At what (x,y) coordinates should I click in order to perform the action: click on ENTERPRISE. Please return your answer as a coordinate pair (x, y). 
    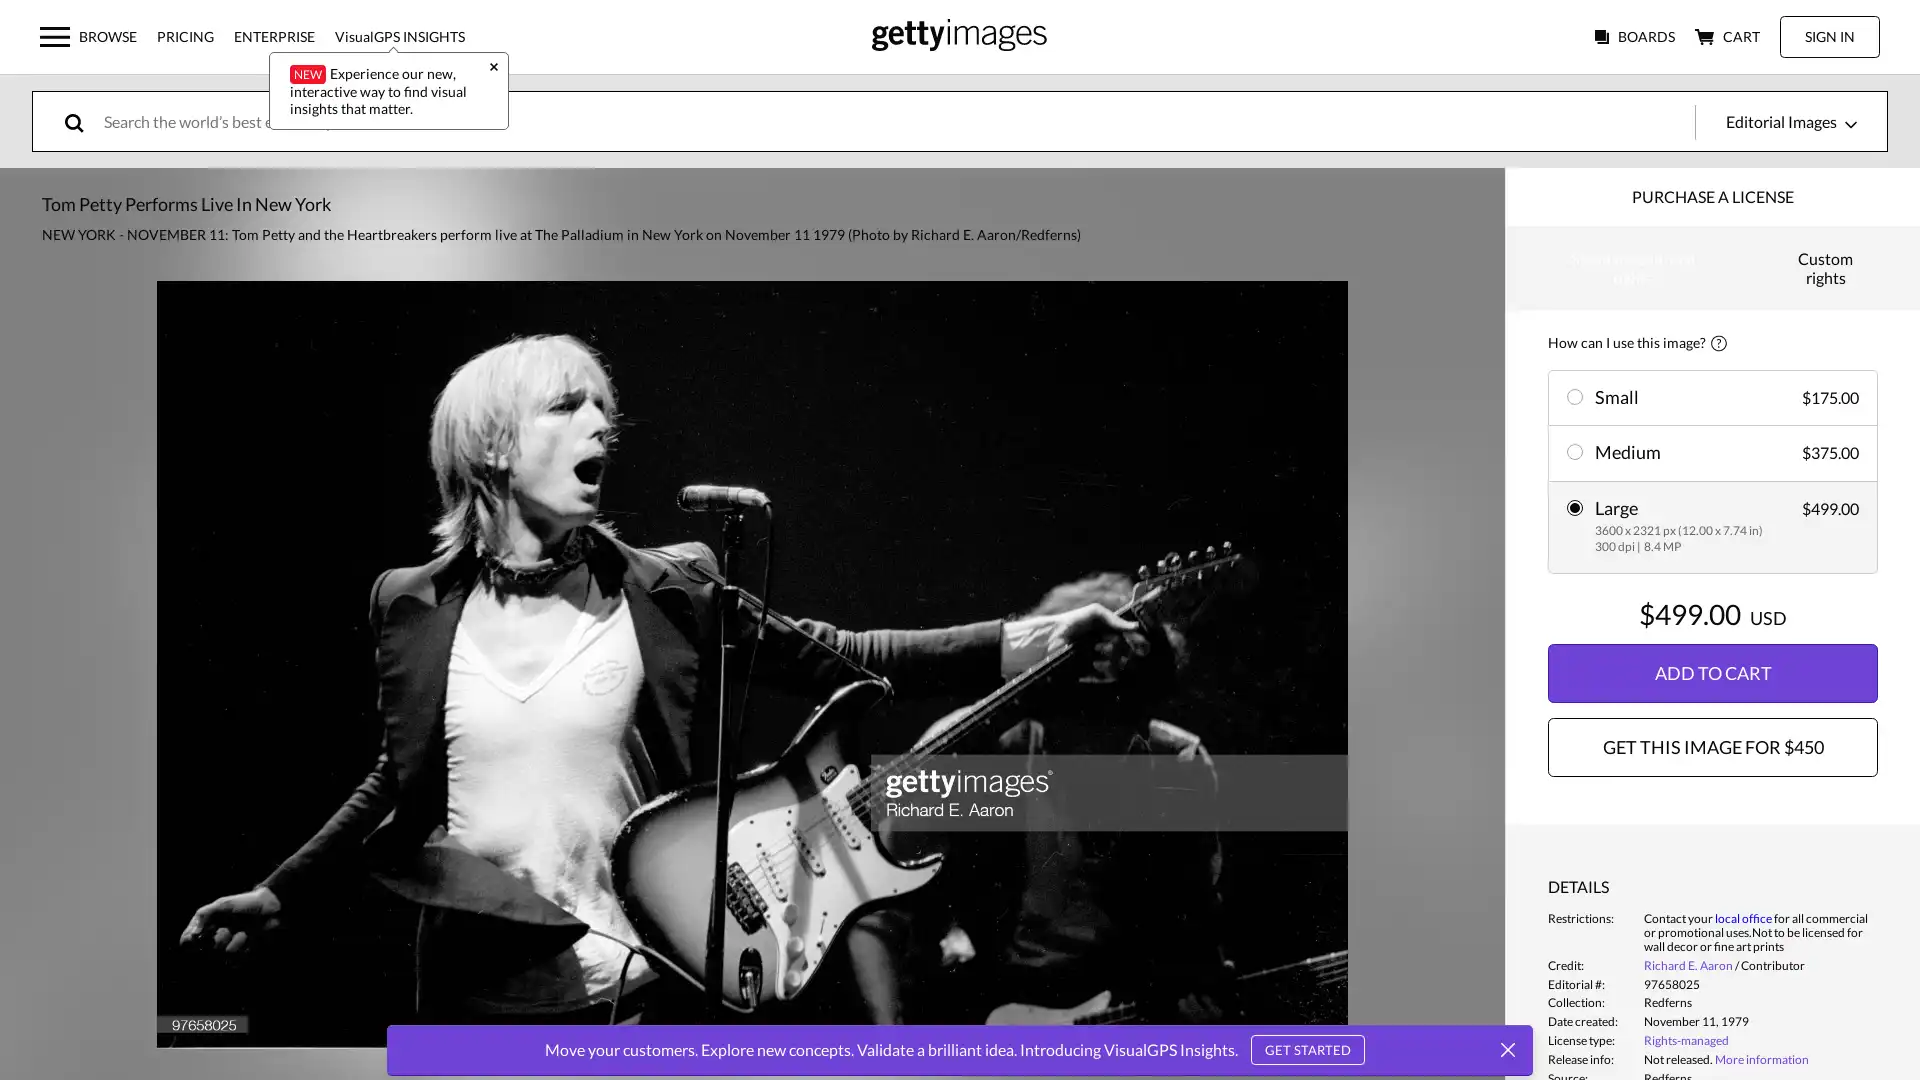
    Looking at the image, I should click on (272, 35).